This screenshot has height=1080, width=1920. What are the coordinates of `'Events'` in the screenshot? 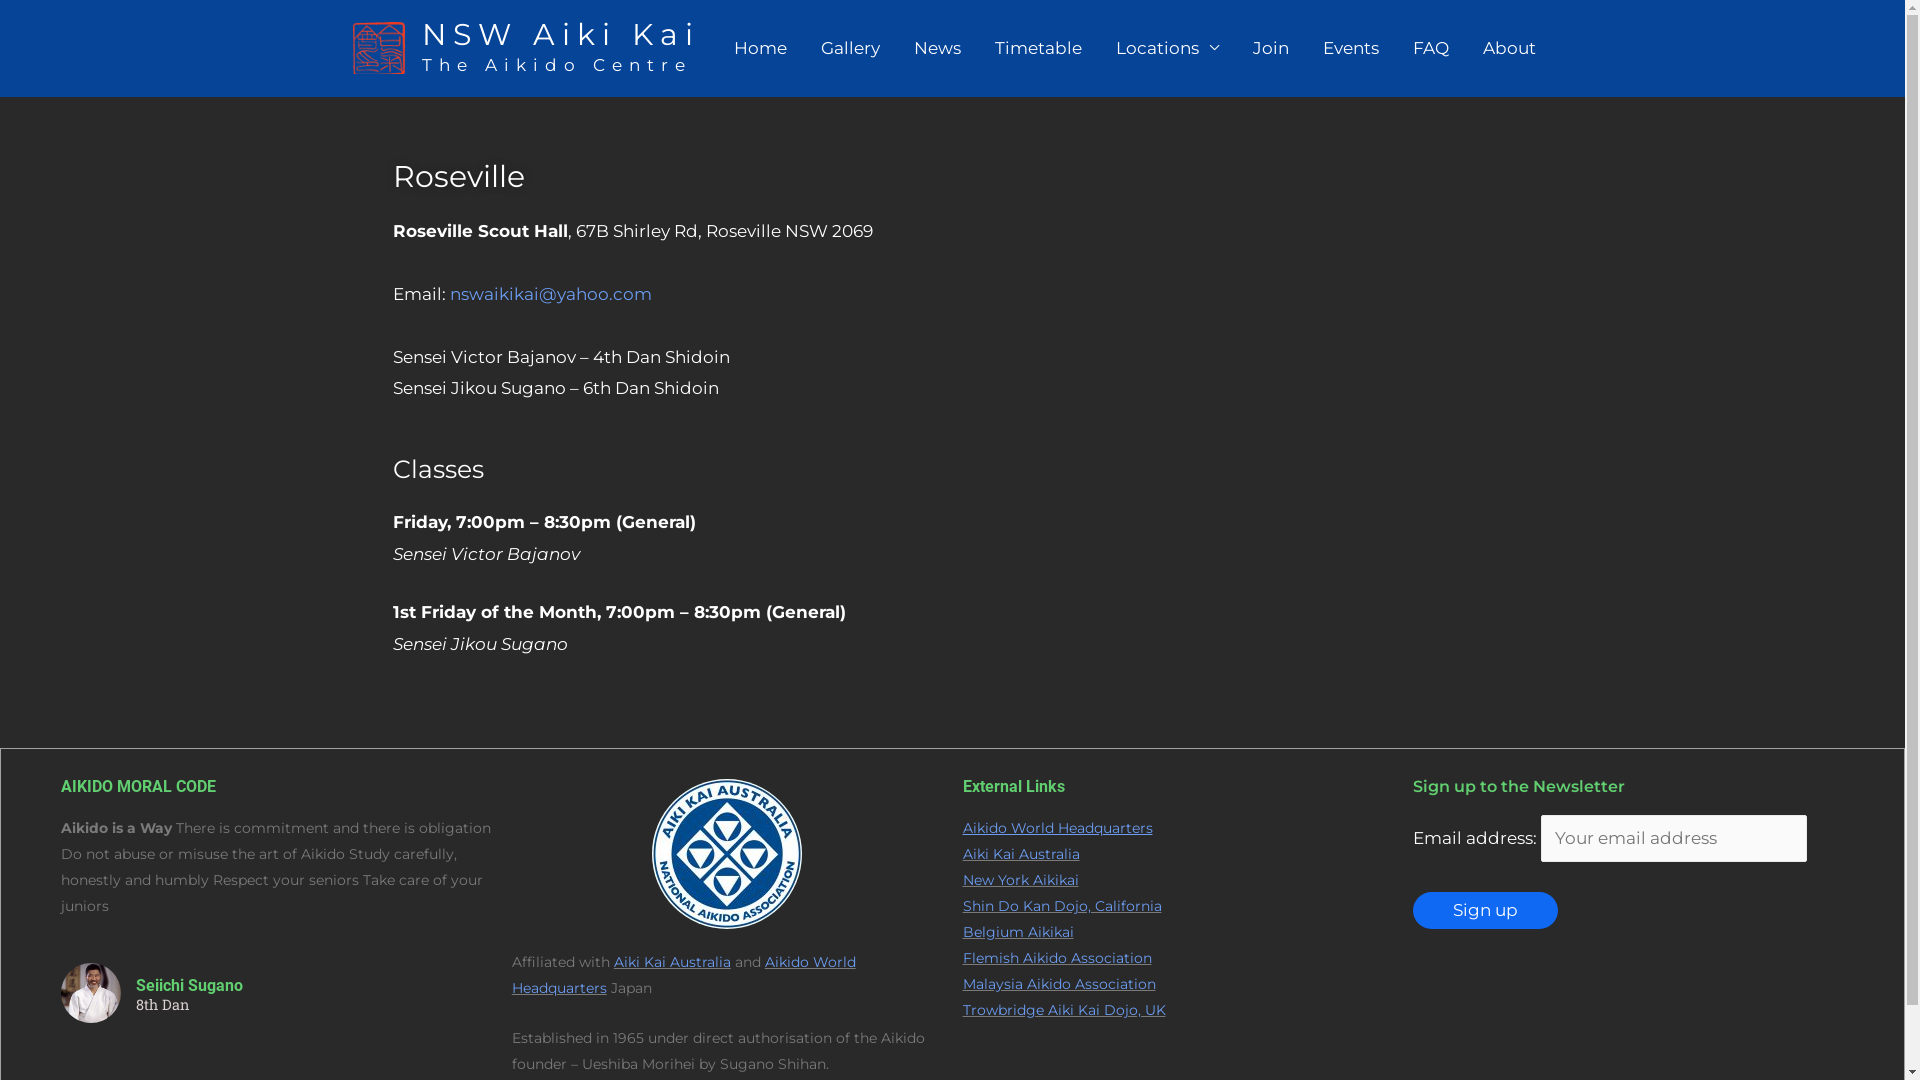 It's located at (1350, 46).